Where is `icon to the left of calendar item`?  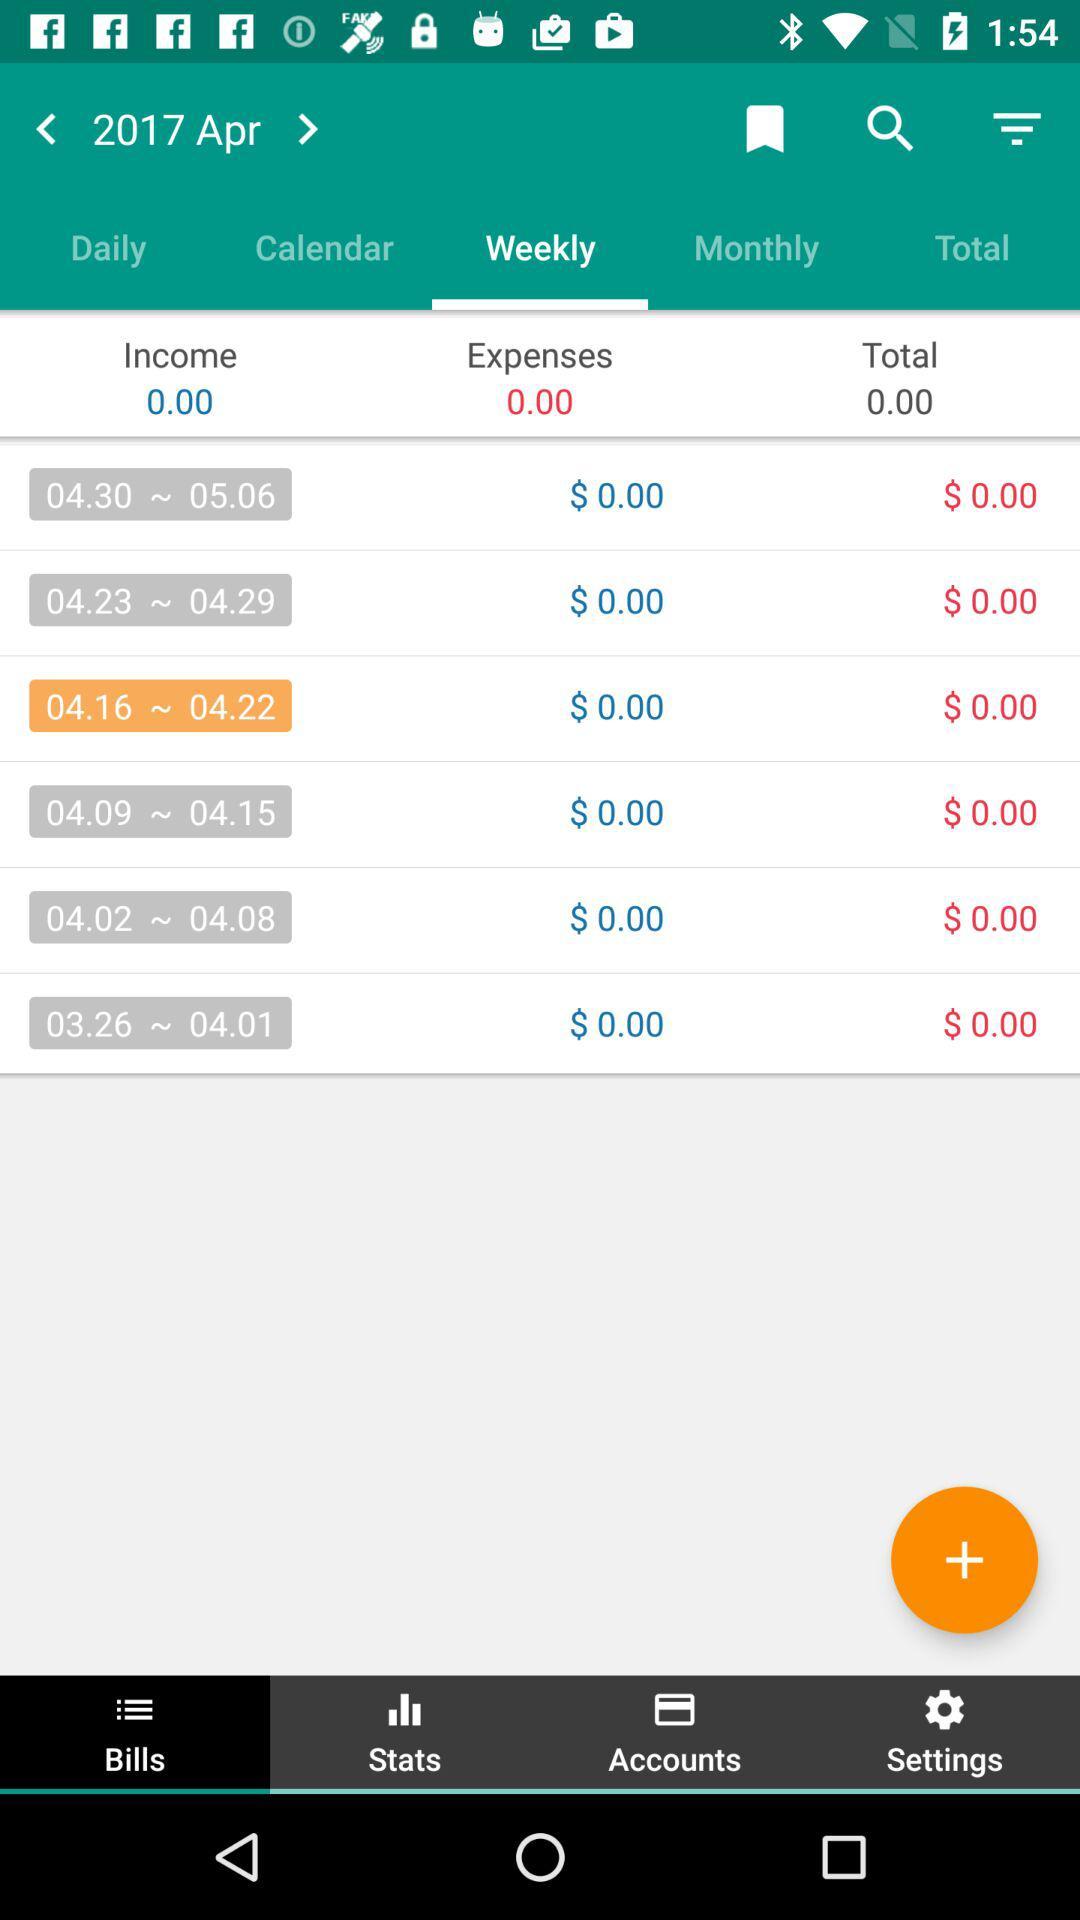
icon to the left of calendar item is located at coordinates (108, 245).